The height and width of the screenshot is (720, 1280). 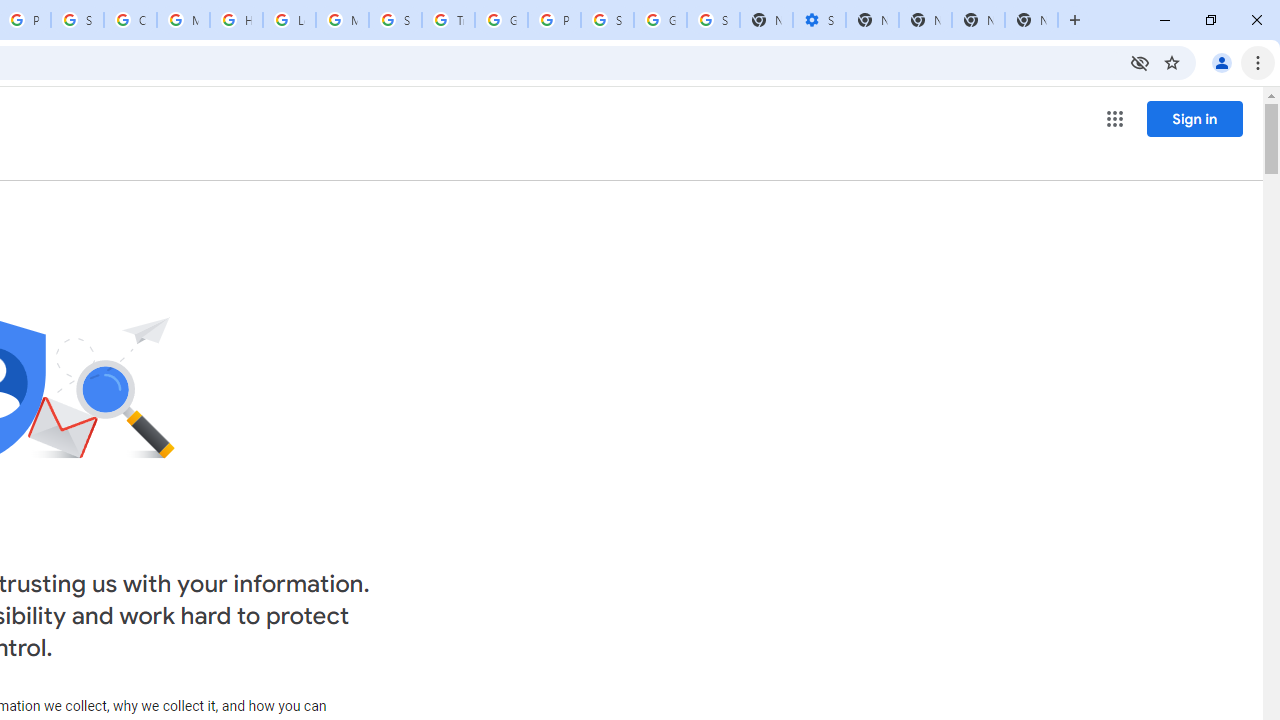 What do you see at coordinates (501, 20) in the screenshot?
I see `'Google Ads - Sign in'` at bounding box center [501, 20].